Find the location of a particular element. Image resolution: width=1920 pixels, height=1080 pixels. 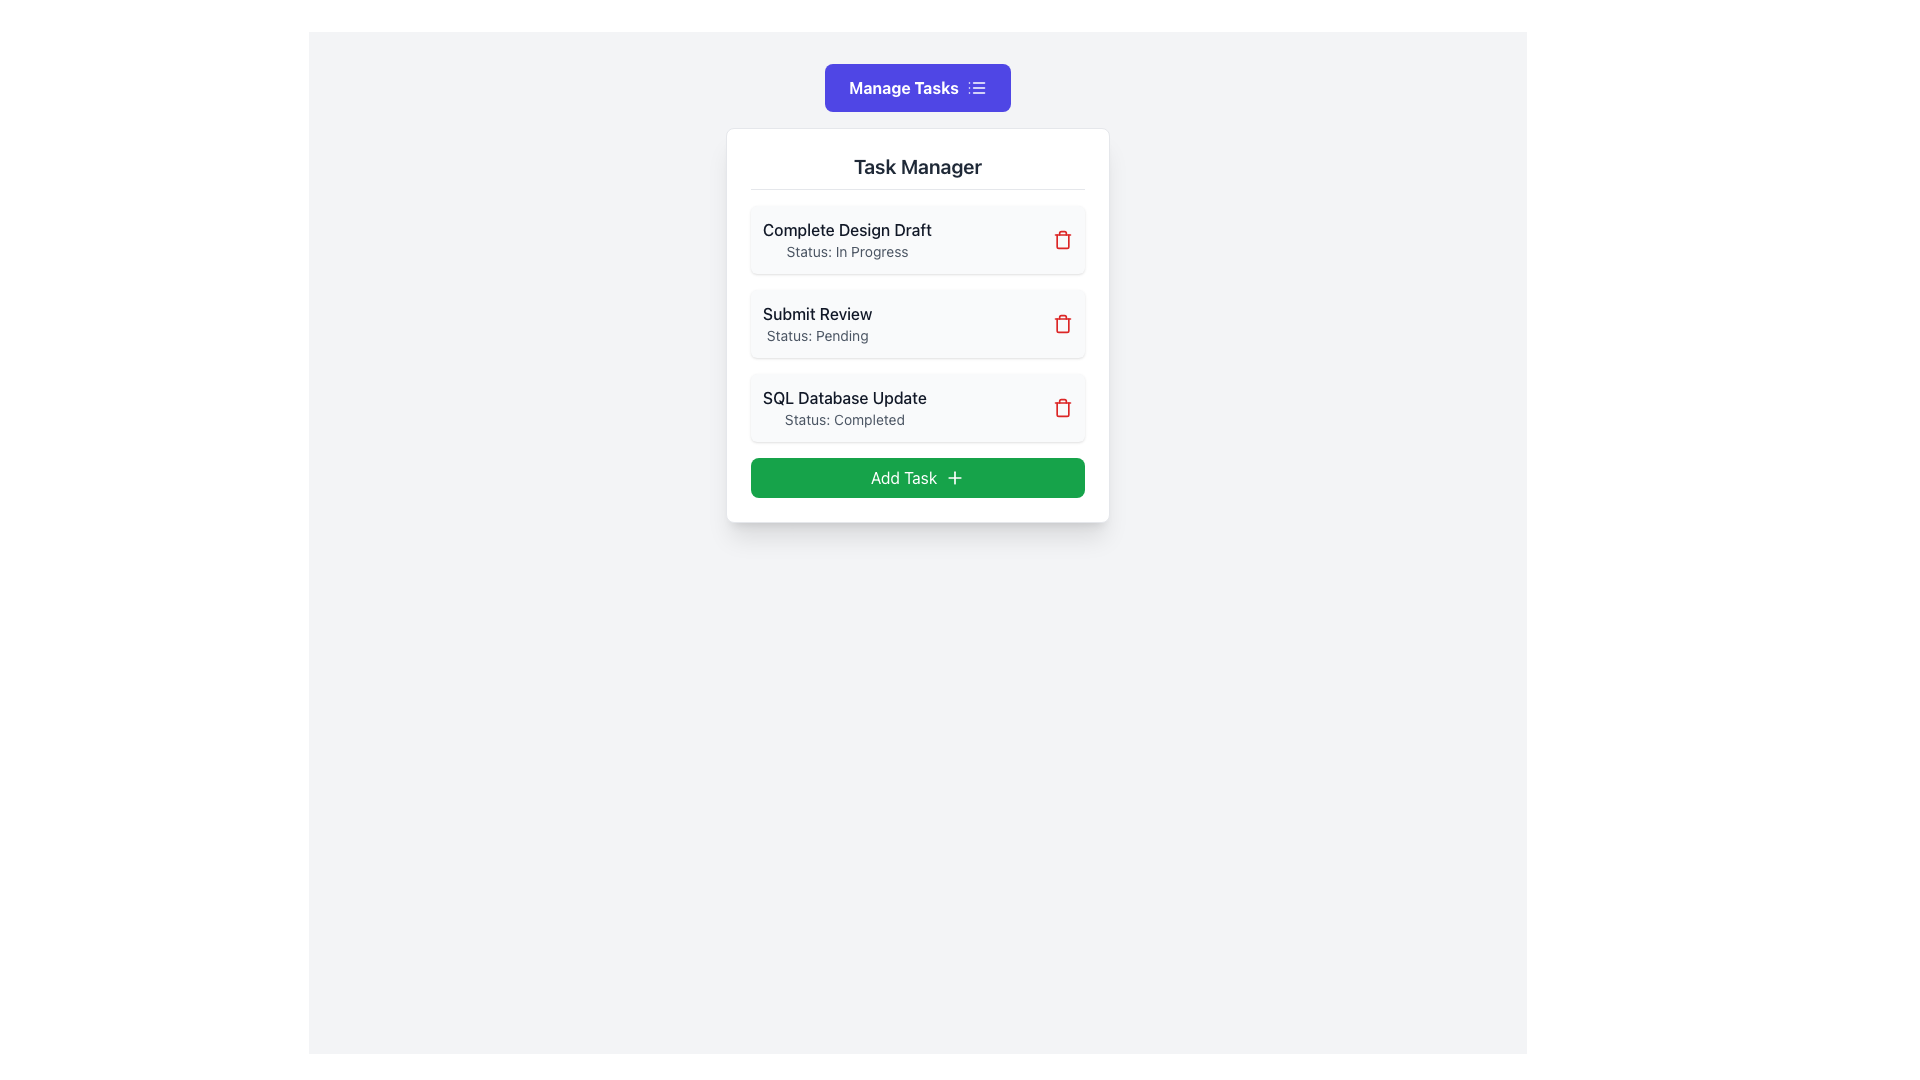

the icon located to the right side of the 'Add Task' button is located at coordinates (954, 478).